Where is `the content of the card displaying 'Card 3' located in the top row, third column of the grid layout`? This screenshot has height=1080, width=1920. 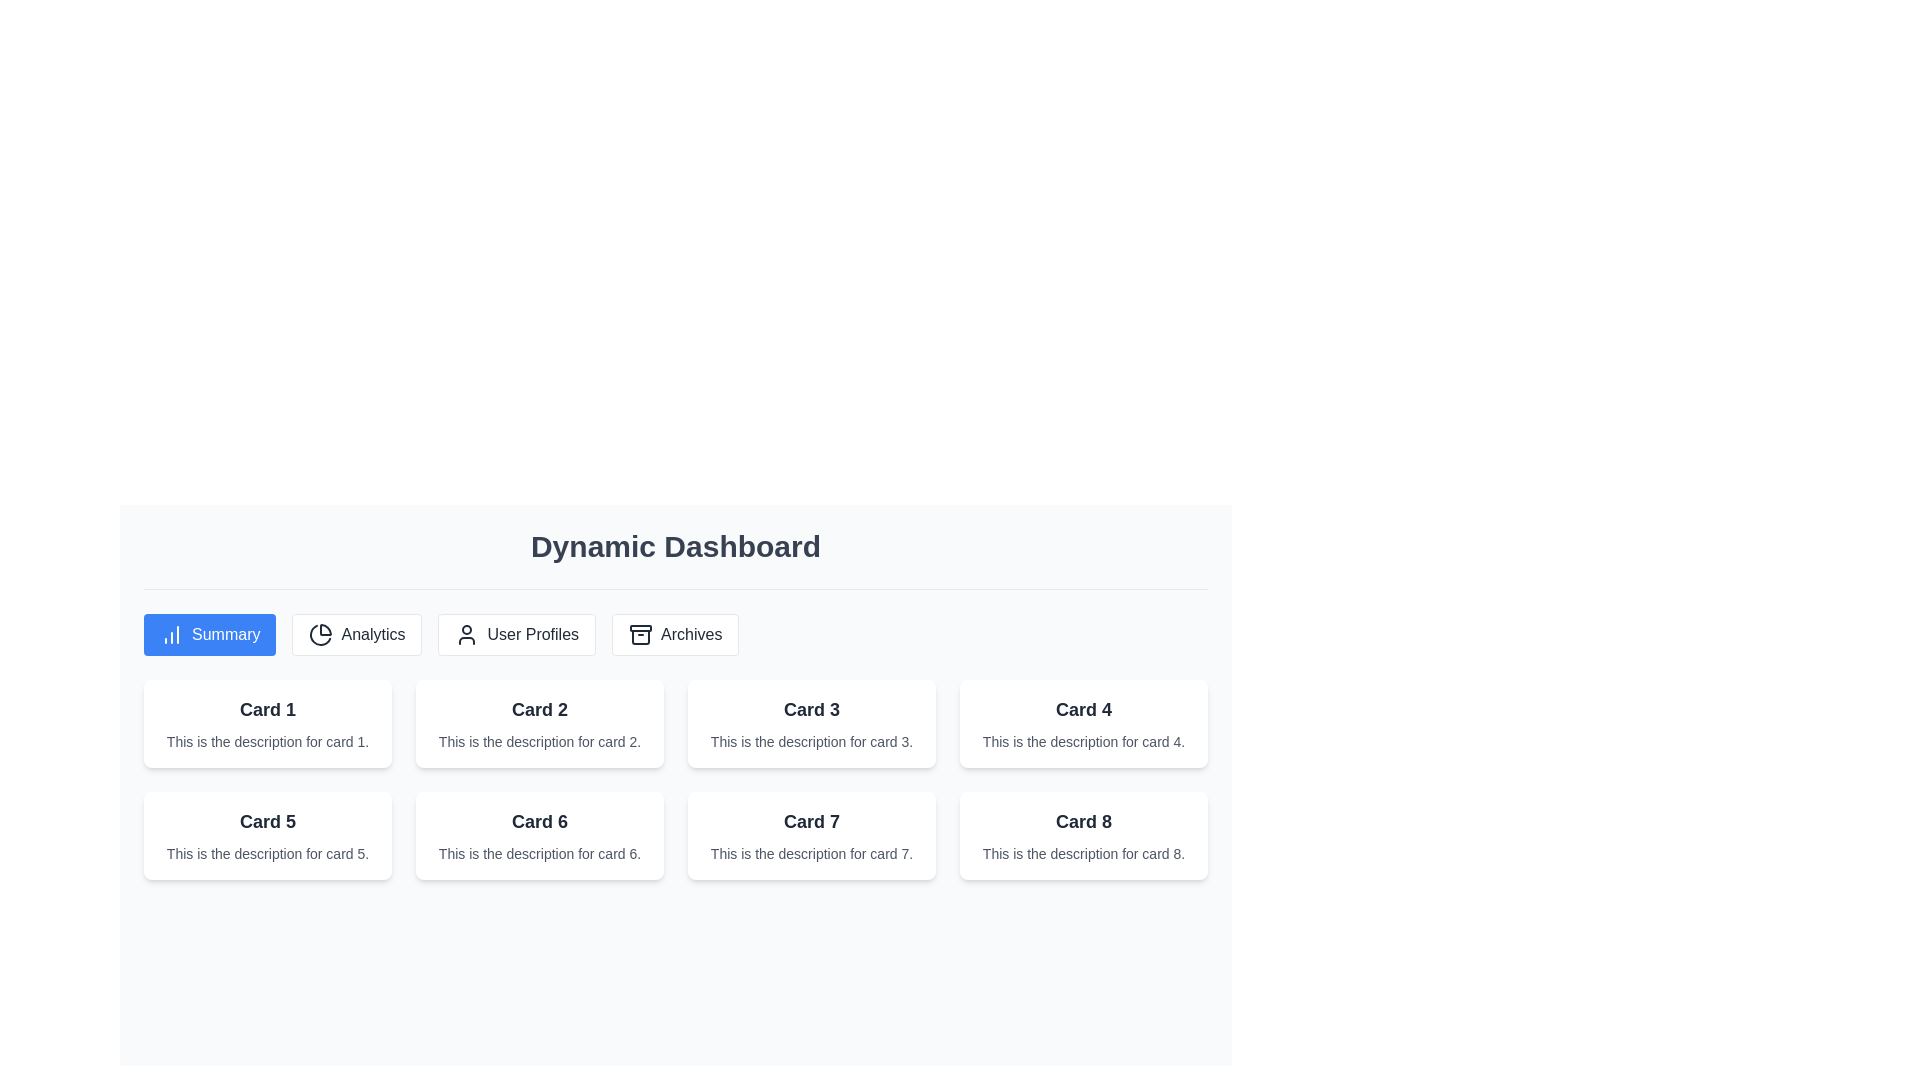 the content of the card displaying 'Card 3' located in the top row, third column of the grid layout is located at coordinates (811, 724).